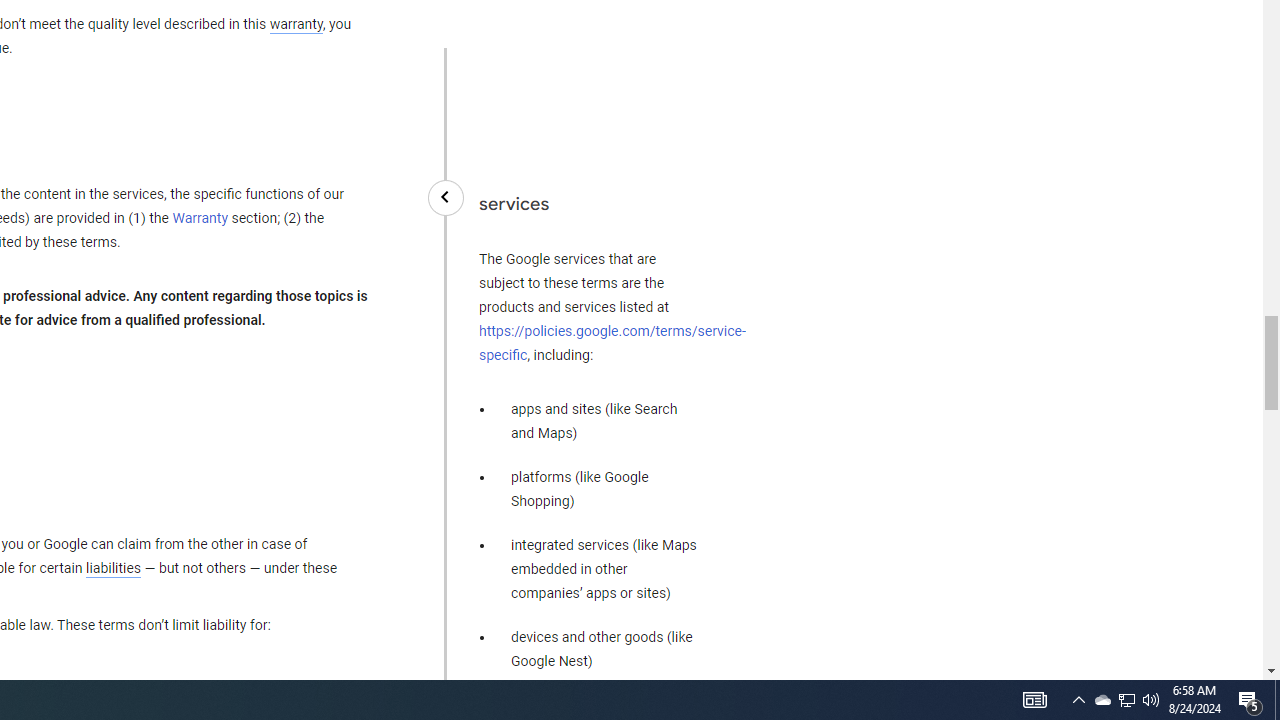 The height and width of the screenshot is (720, 1280). Describe the element at coordinates (200, 219) in the screenshot. I see `'Warranty'` at that location.